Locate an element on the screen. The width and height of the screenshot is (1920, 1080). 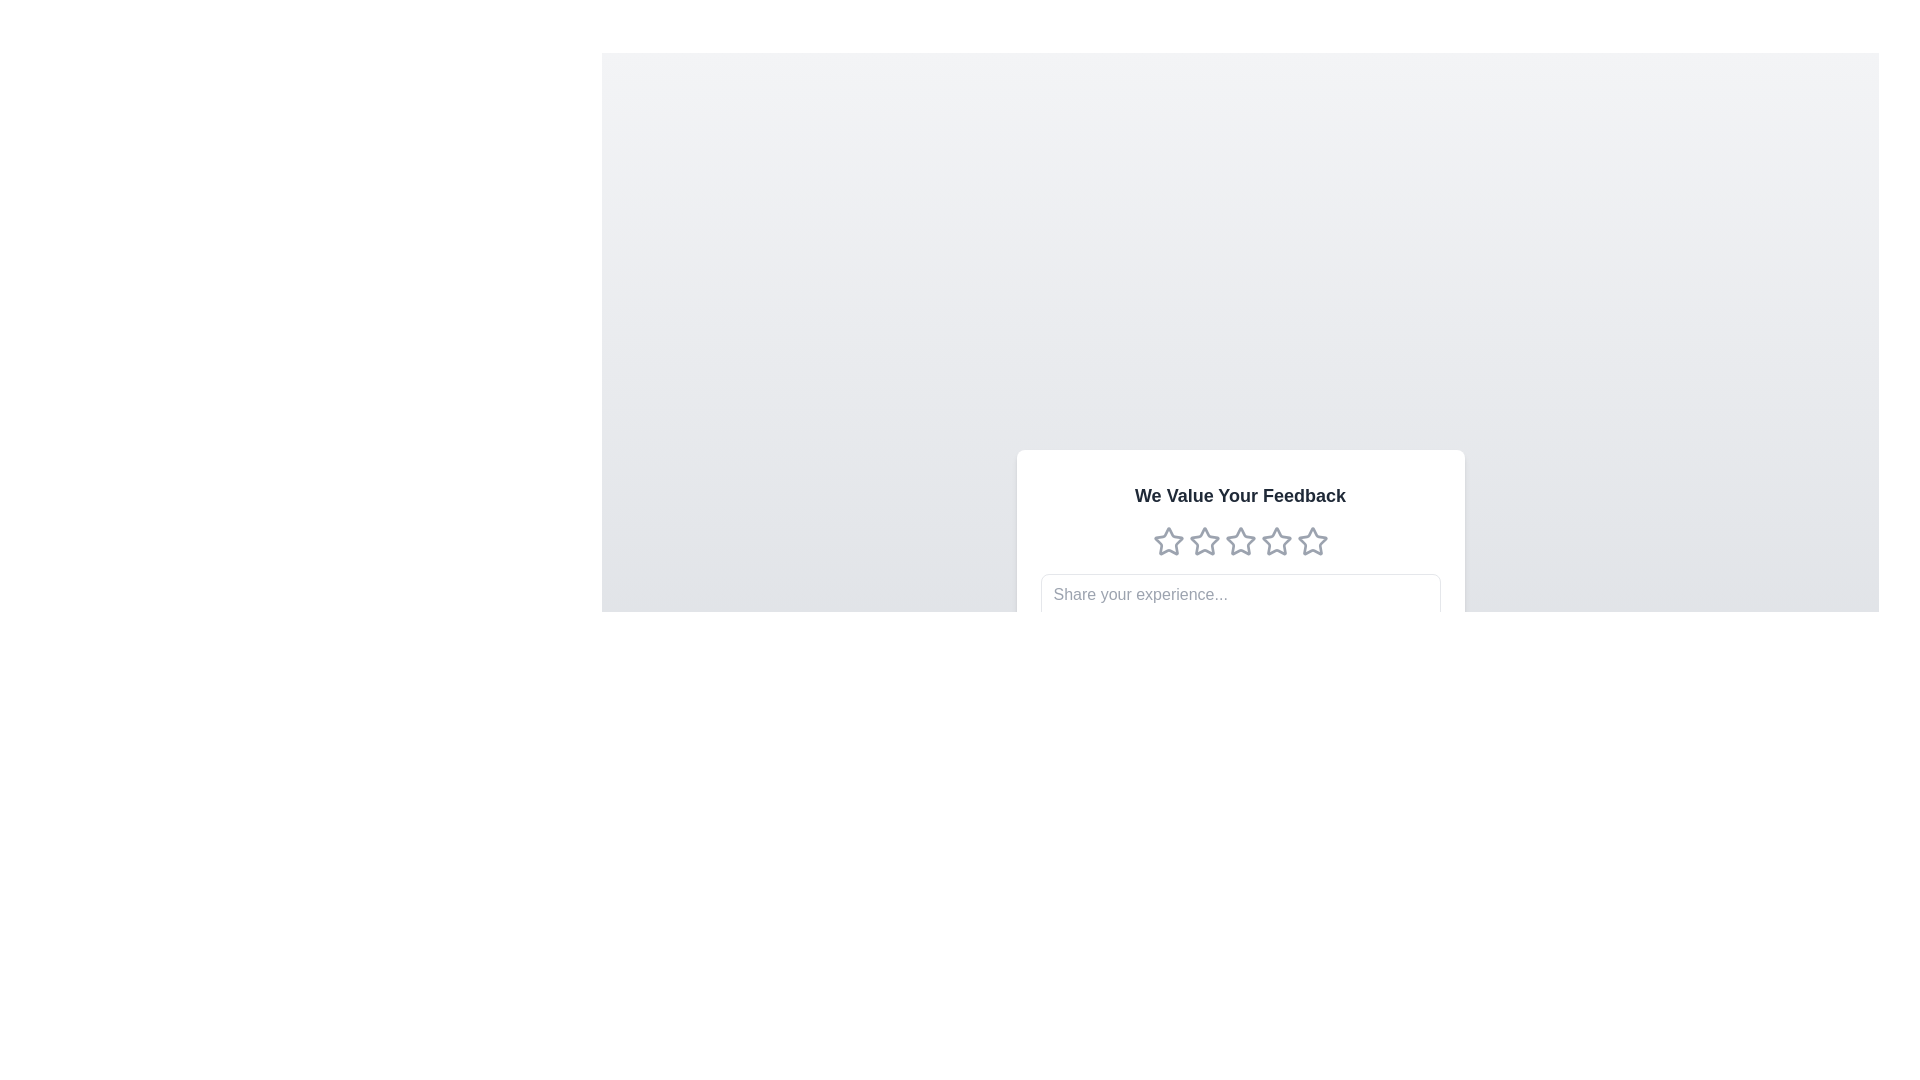
the text header that serves as the title for the feedback form is located at coordinates (1239, 495).